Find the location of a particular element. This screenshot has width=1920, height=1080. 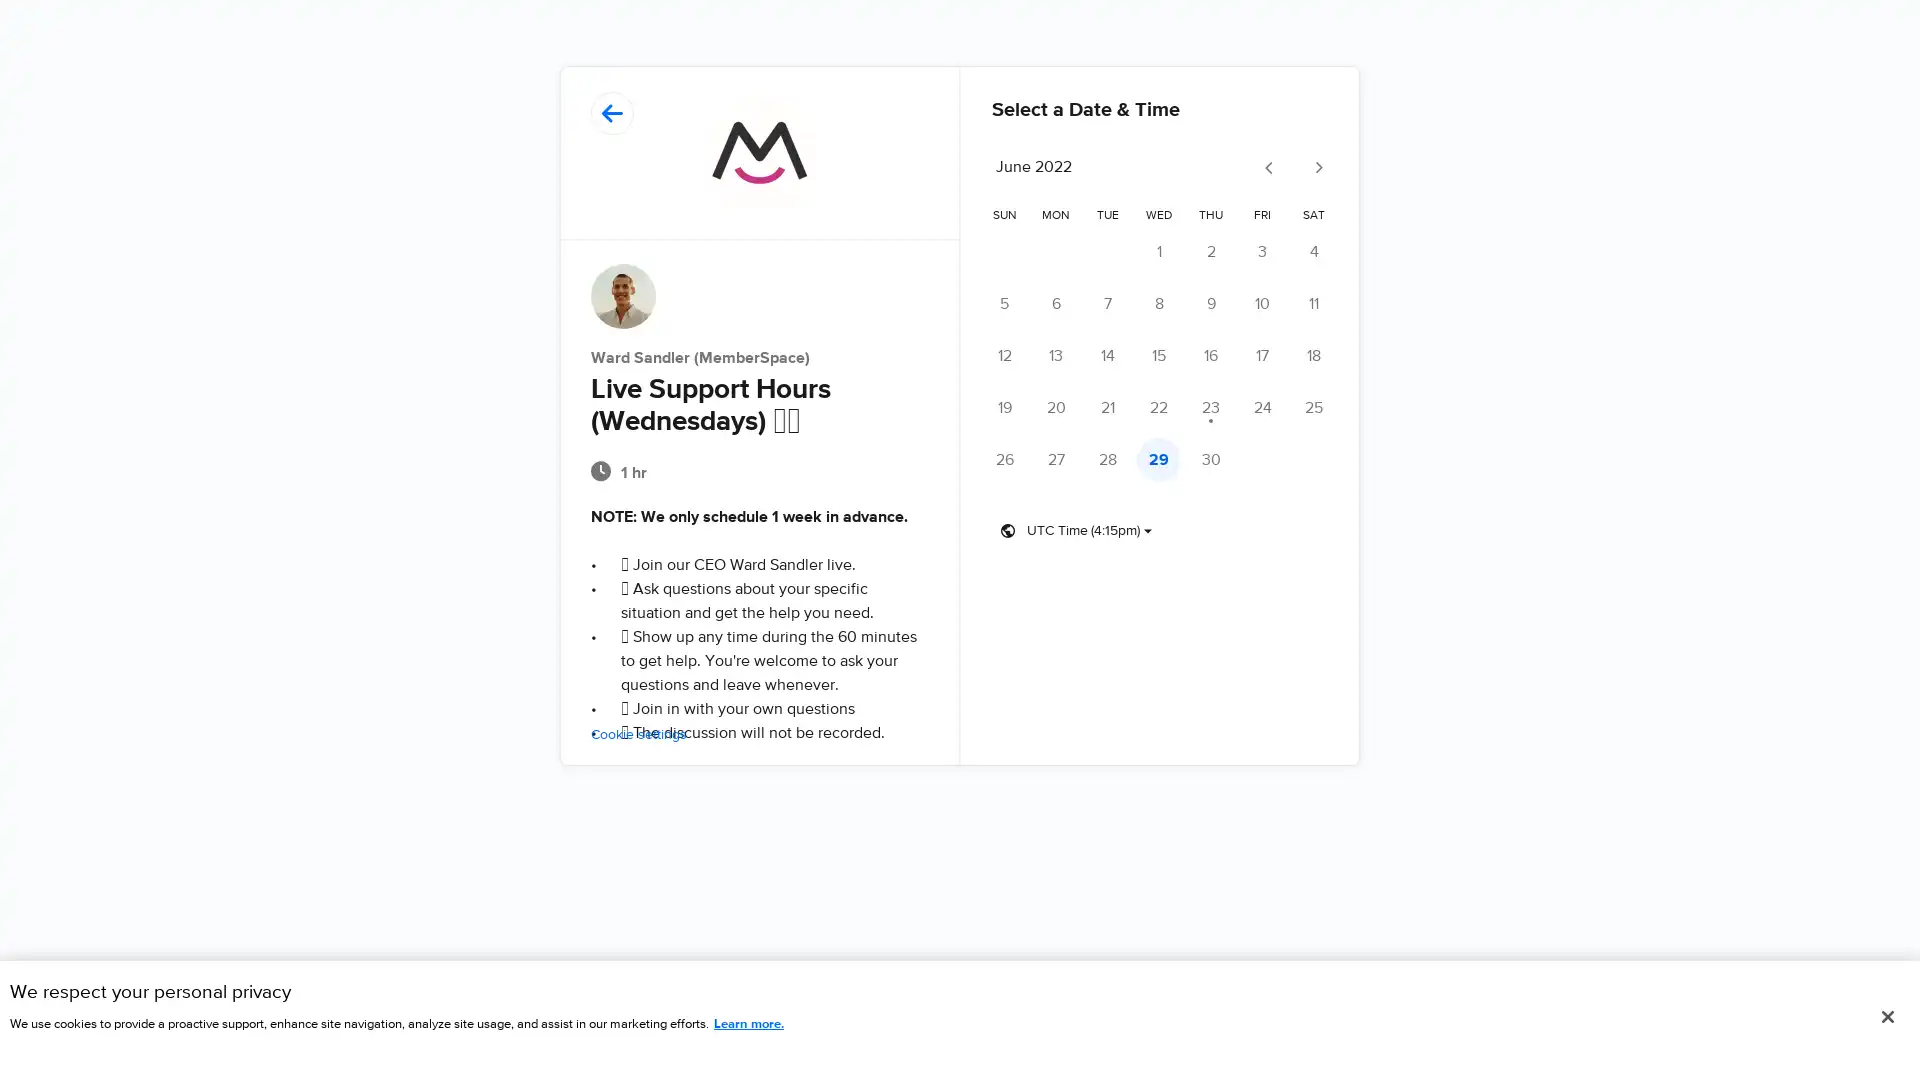

Friday, June 10 - No times available is located at coordinates (1261, 304).